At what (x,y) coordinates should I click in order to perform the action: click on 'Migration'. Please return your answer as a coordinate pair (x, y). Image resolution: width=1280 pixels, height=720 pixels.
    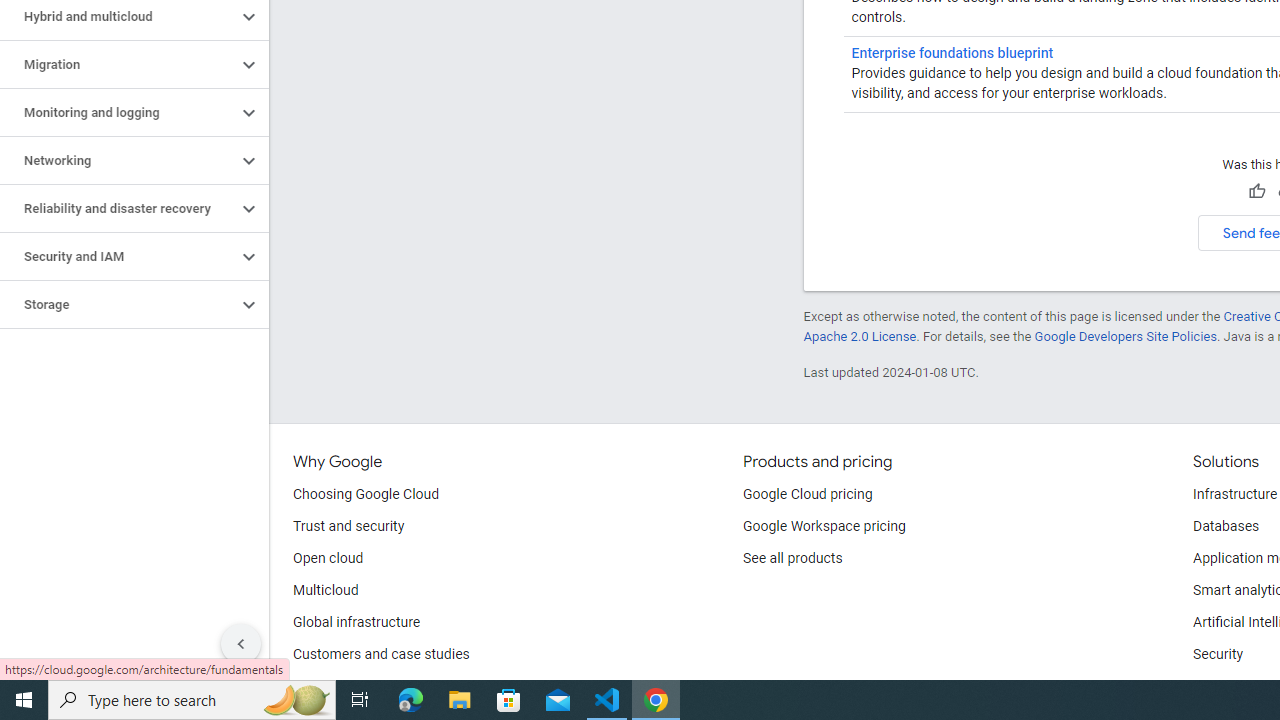
    Looking at the image, I should click on (117, 64).